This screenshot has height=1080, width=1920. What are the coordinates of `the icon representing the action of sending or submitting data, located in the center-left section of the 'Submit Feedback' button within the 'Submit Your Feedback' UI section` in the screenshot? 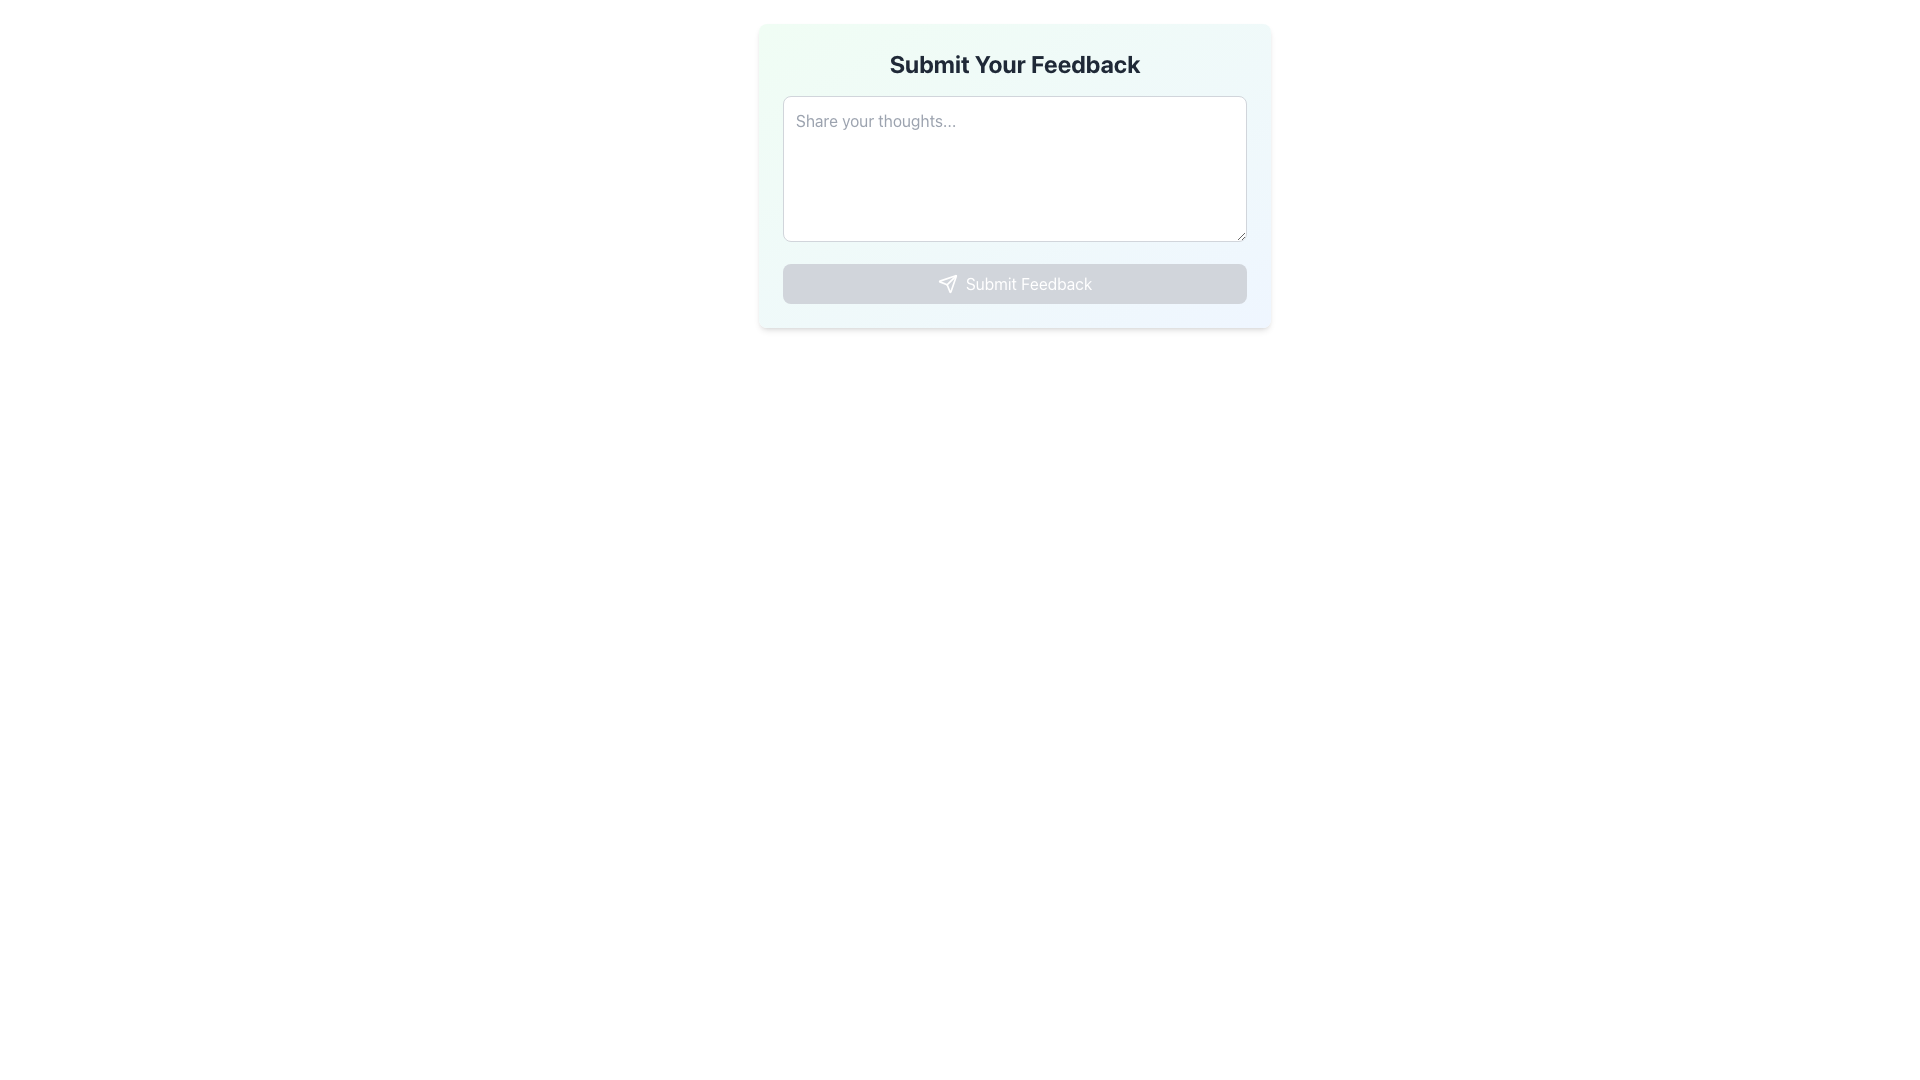 It's located at (946, 284).